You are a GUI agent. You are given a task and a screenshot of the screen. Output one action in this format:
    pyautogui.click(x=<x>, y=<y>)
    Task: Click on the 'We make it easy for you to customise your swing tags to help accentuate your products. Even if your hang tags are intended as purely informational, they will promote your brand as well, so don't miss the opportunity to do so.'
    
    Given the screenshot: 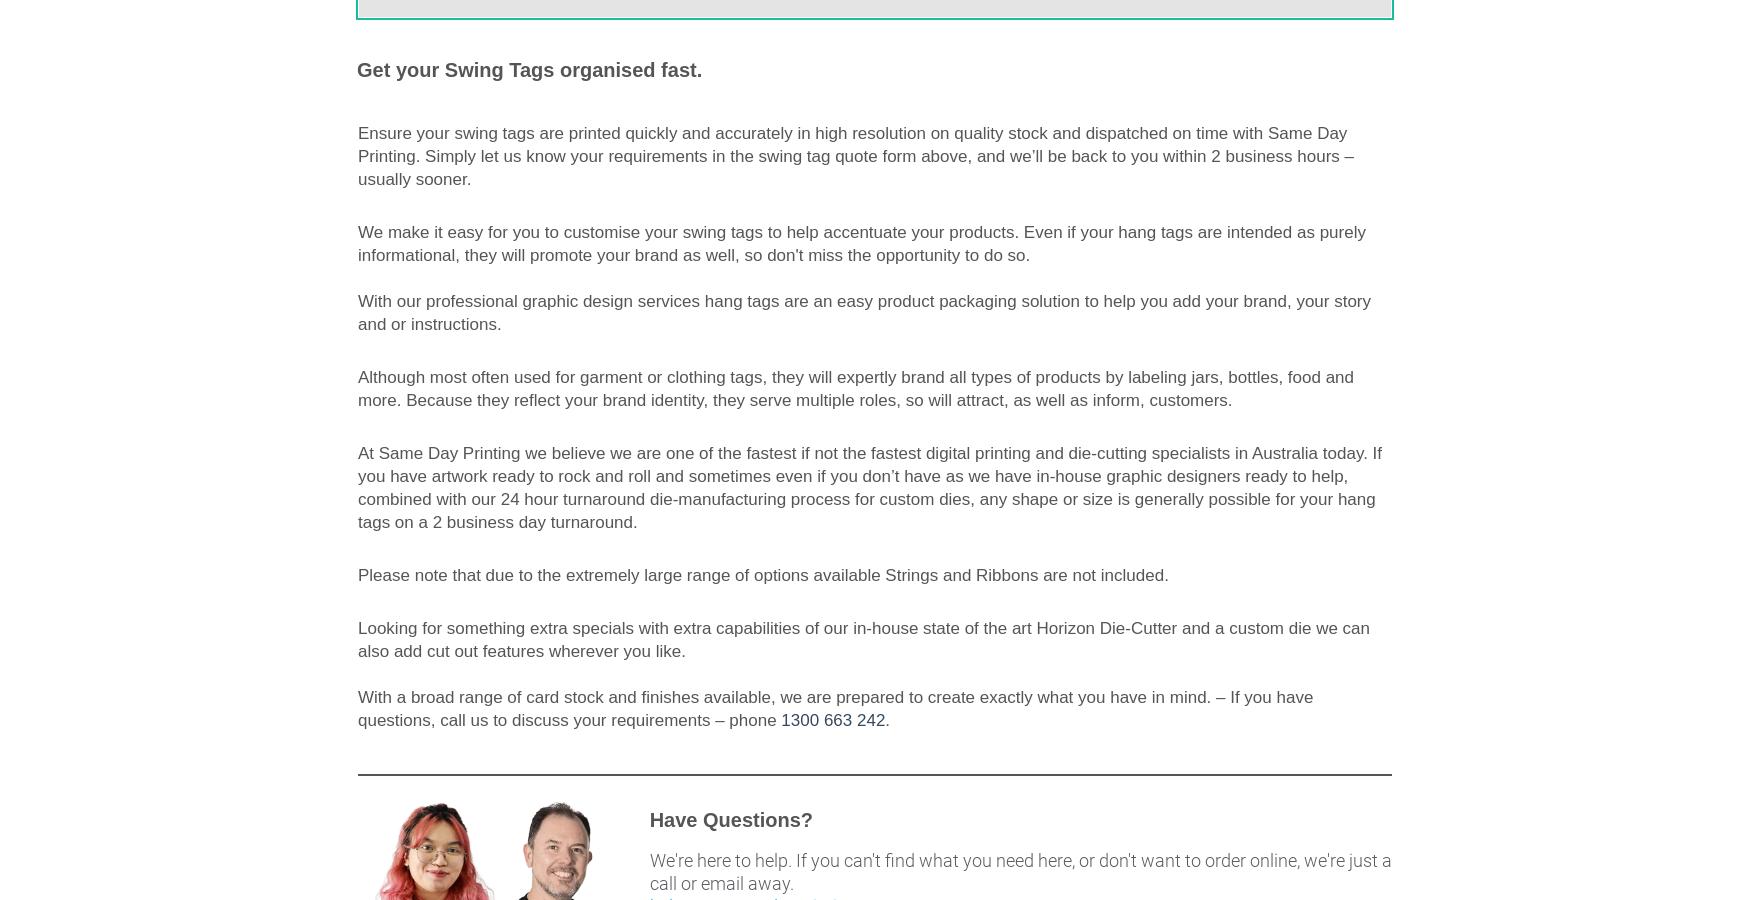 What is the action you would take?
    pyautogui.click(x=861, y=242)
    